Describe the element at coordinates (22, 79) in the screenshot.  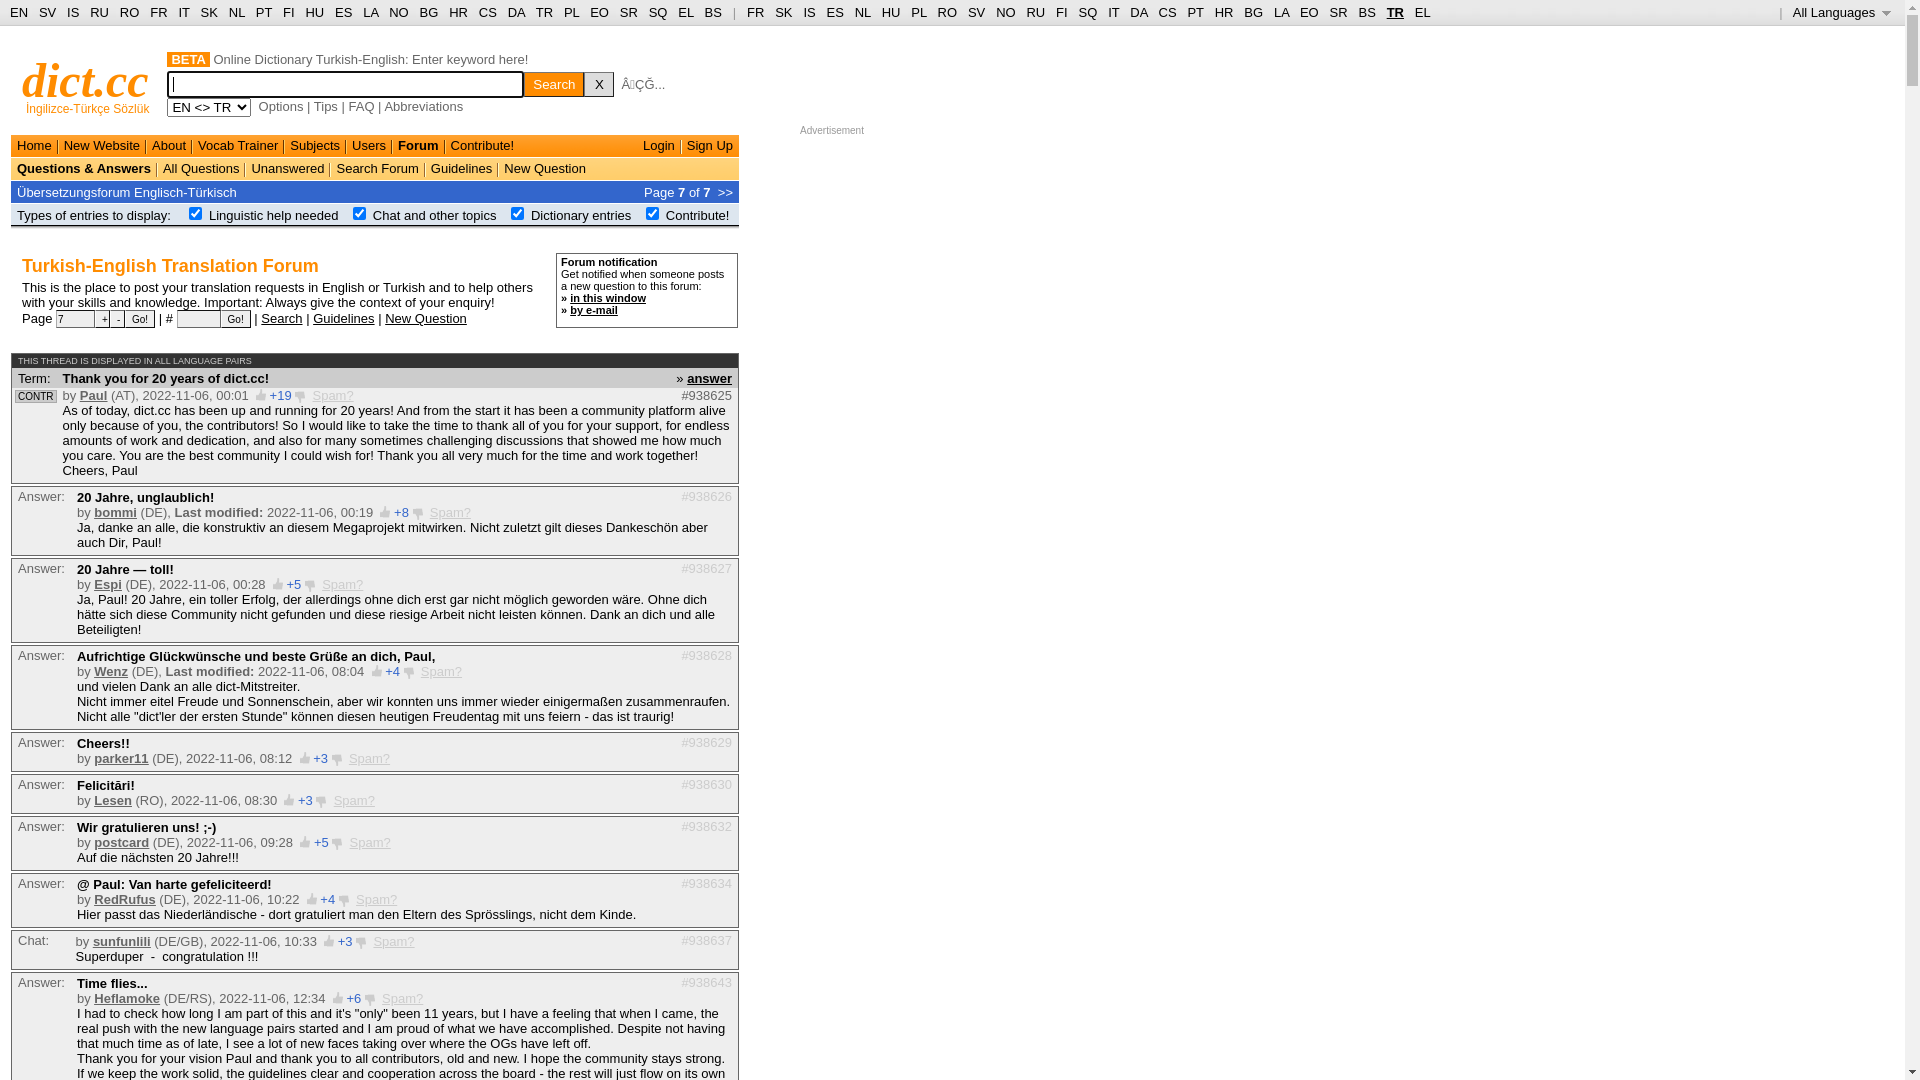
I see `'dict.cc'` at that location.